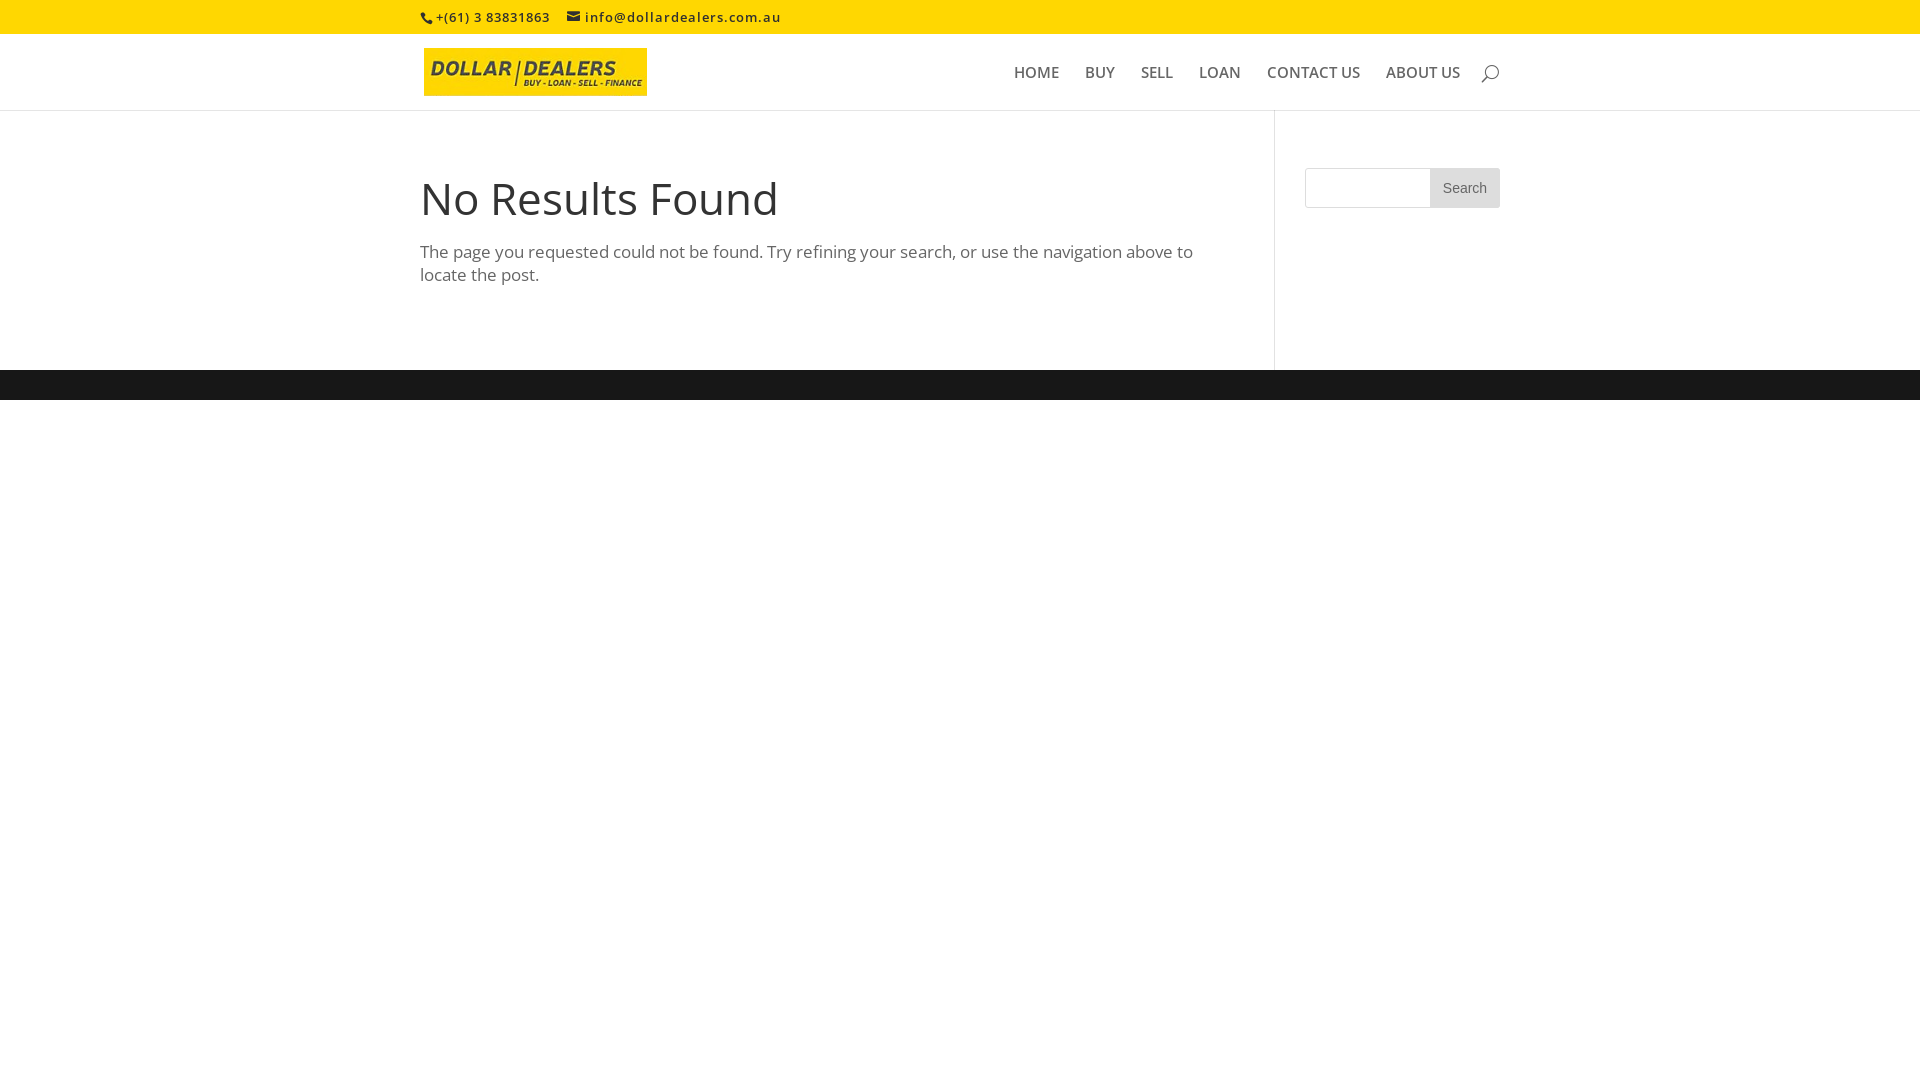 This screenshot has height=1080, width=1920. I want to click on 'ABOUT US', so click(1421, 86).